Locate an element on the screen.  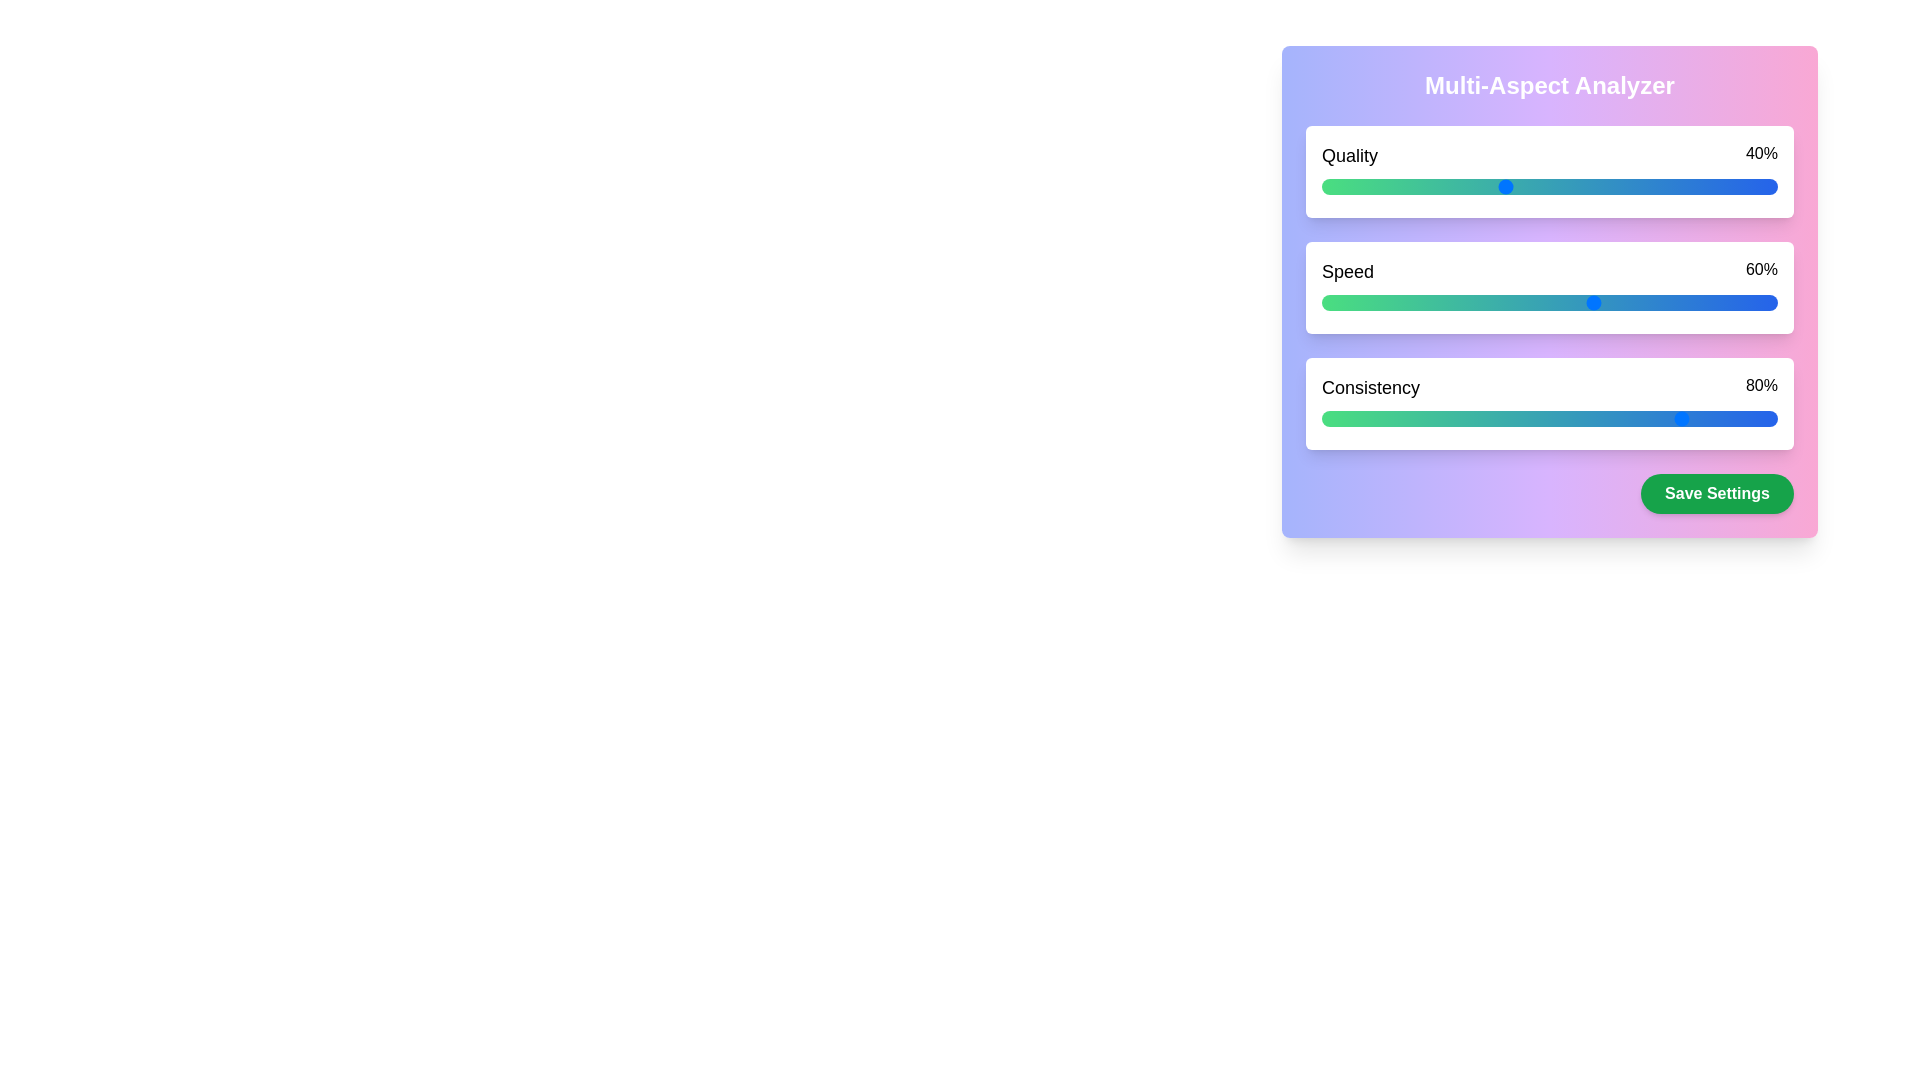
the speed value is located at coordinates (1518, 303).